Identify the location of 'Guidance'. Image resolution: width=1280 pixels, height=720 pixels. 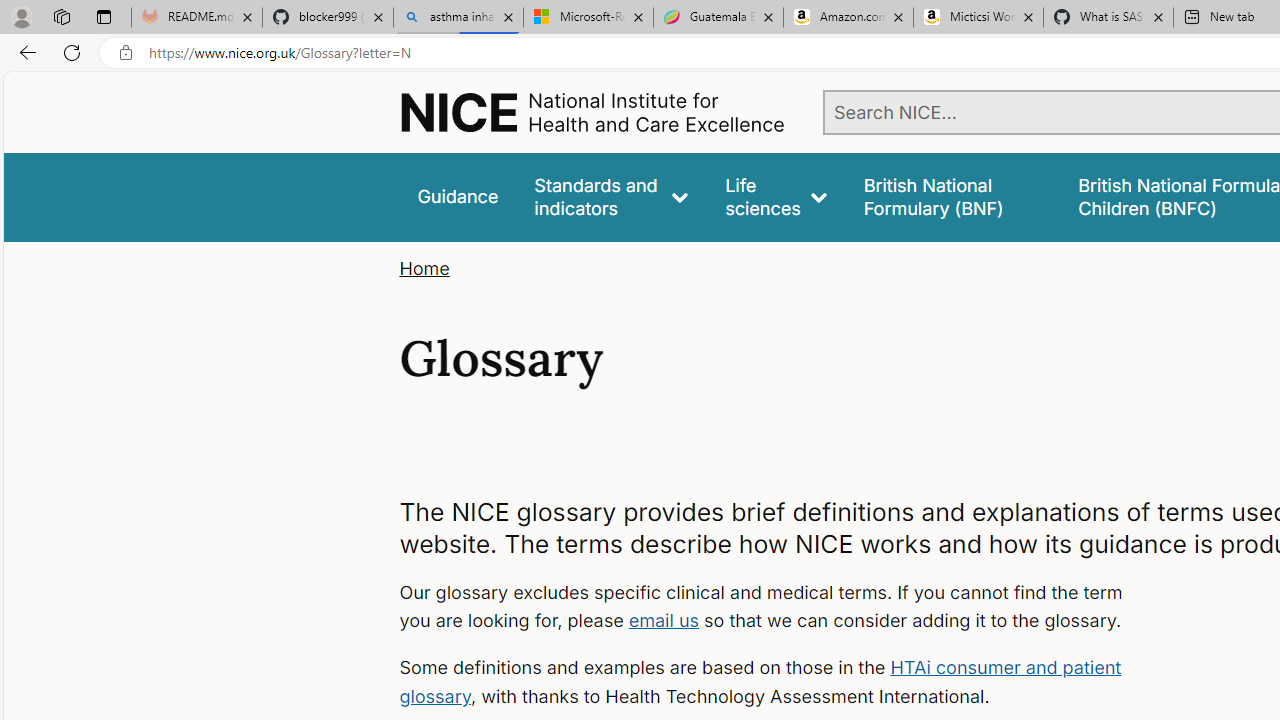
(457, 197).